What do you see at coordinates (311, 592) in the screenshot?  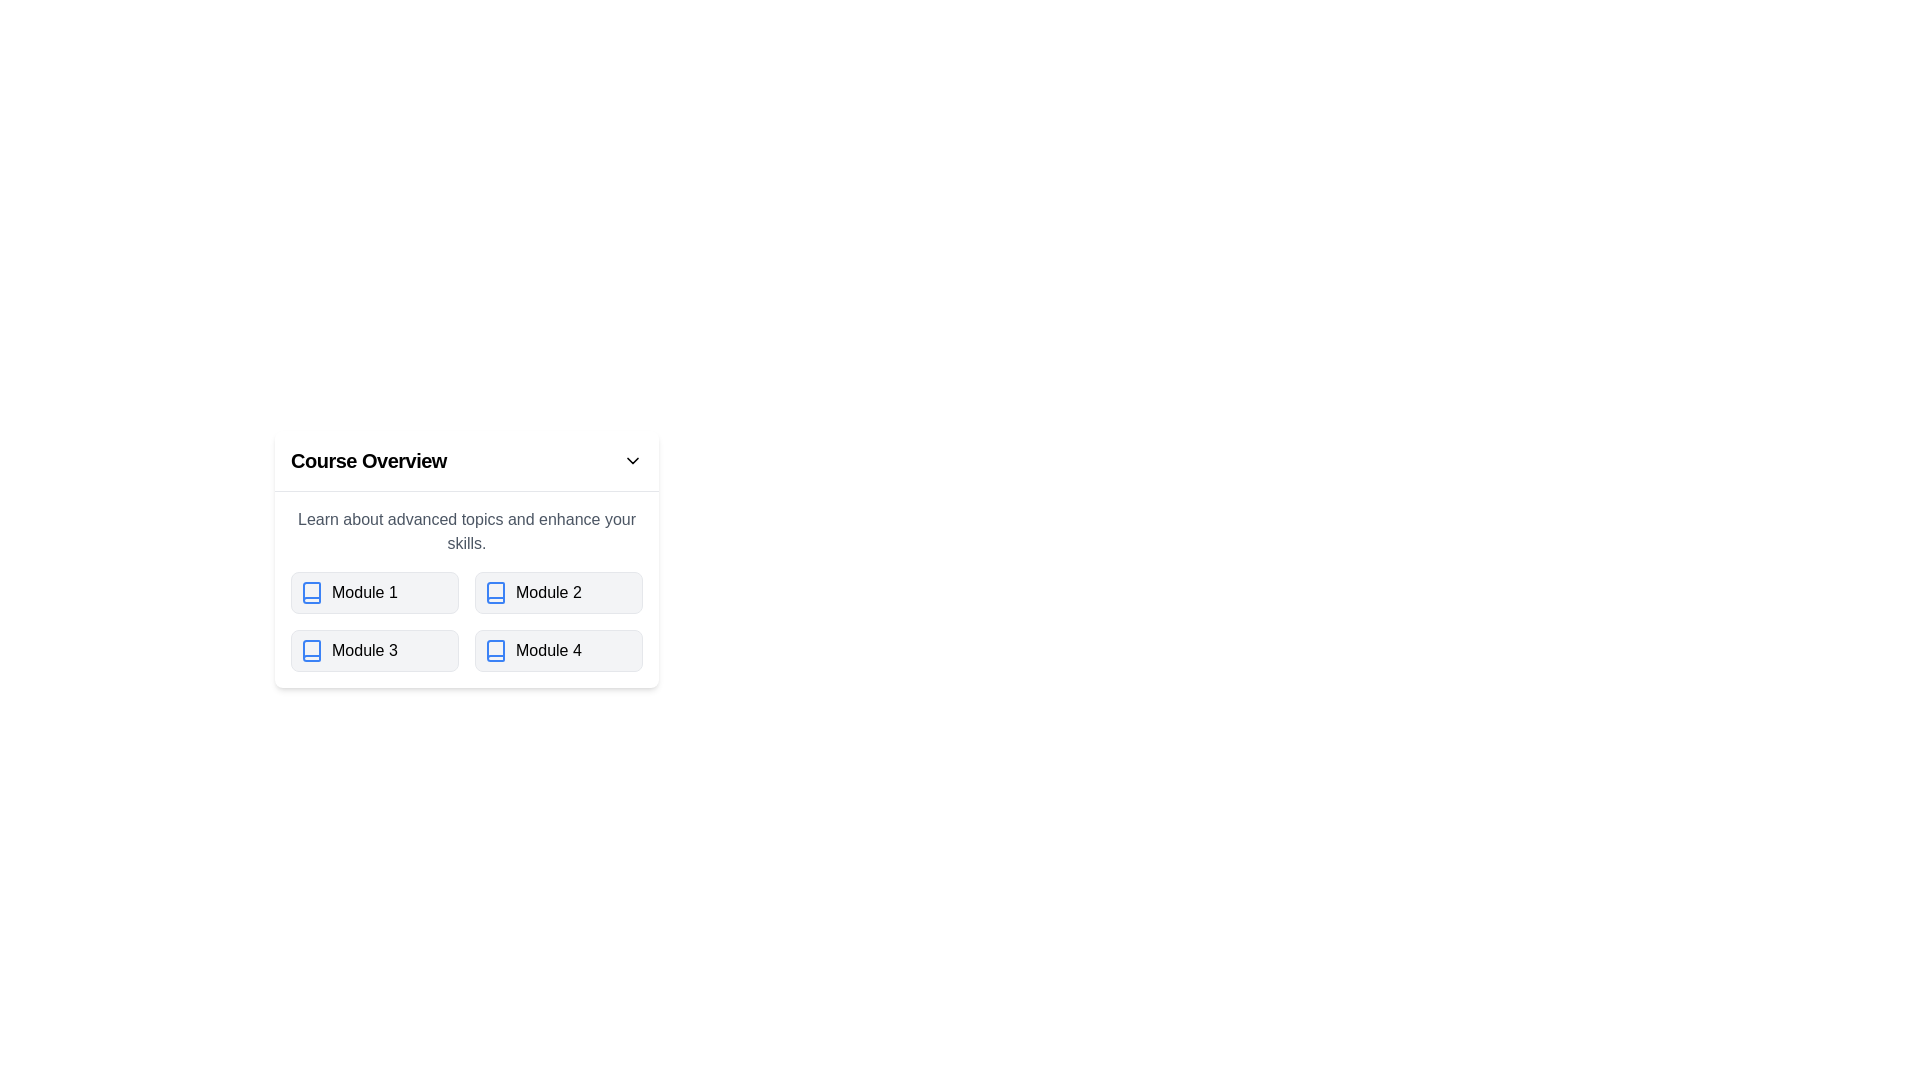 I see `the 'Module 1' button icon located in the top-left corner of the course module grid beneath the 'Course Overview' section` at bounding box center [311, 592].